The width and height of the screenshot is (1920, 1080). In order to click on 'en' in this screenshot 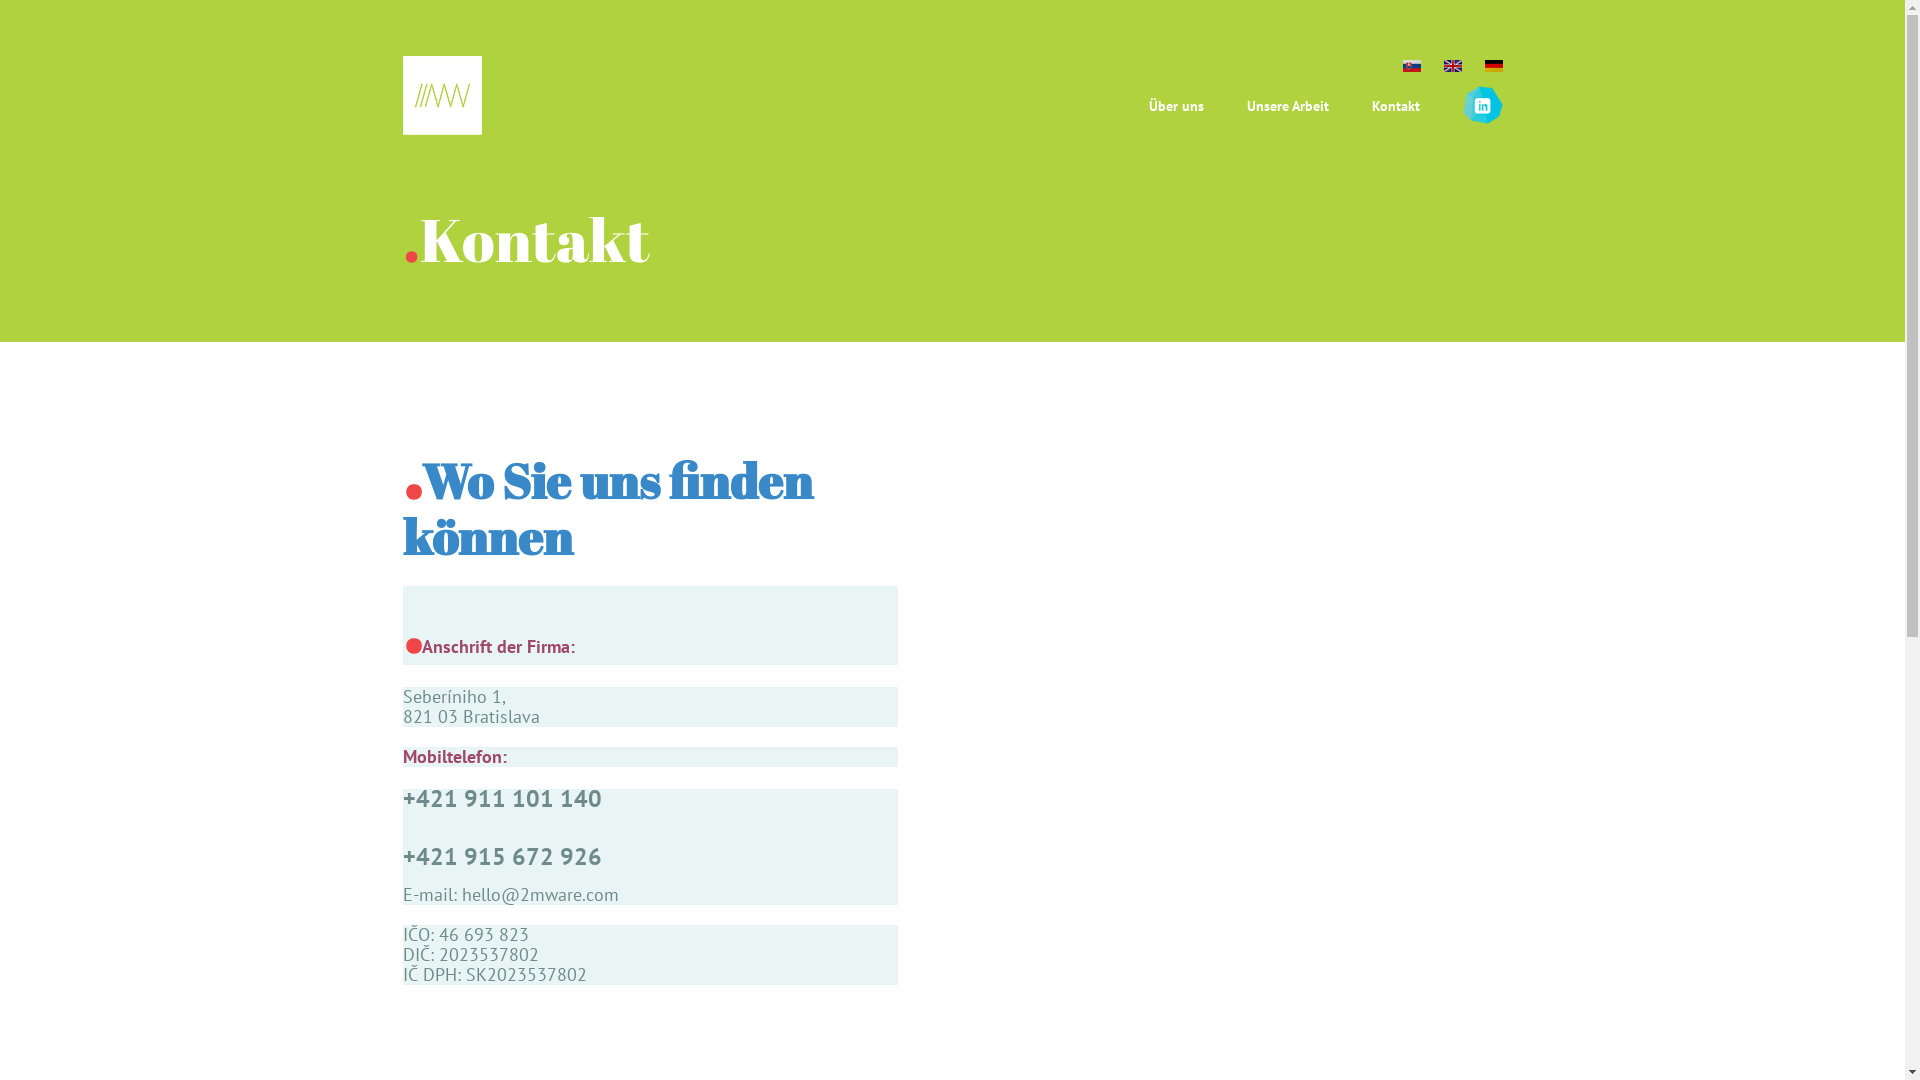, I will do `click(1453, 64)`.